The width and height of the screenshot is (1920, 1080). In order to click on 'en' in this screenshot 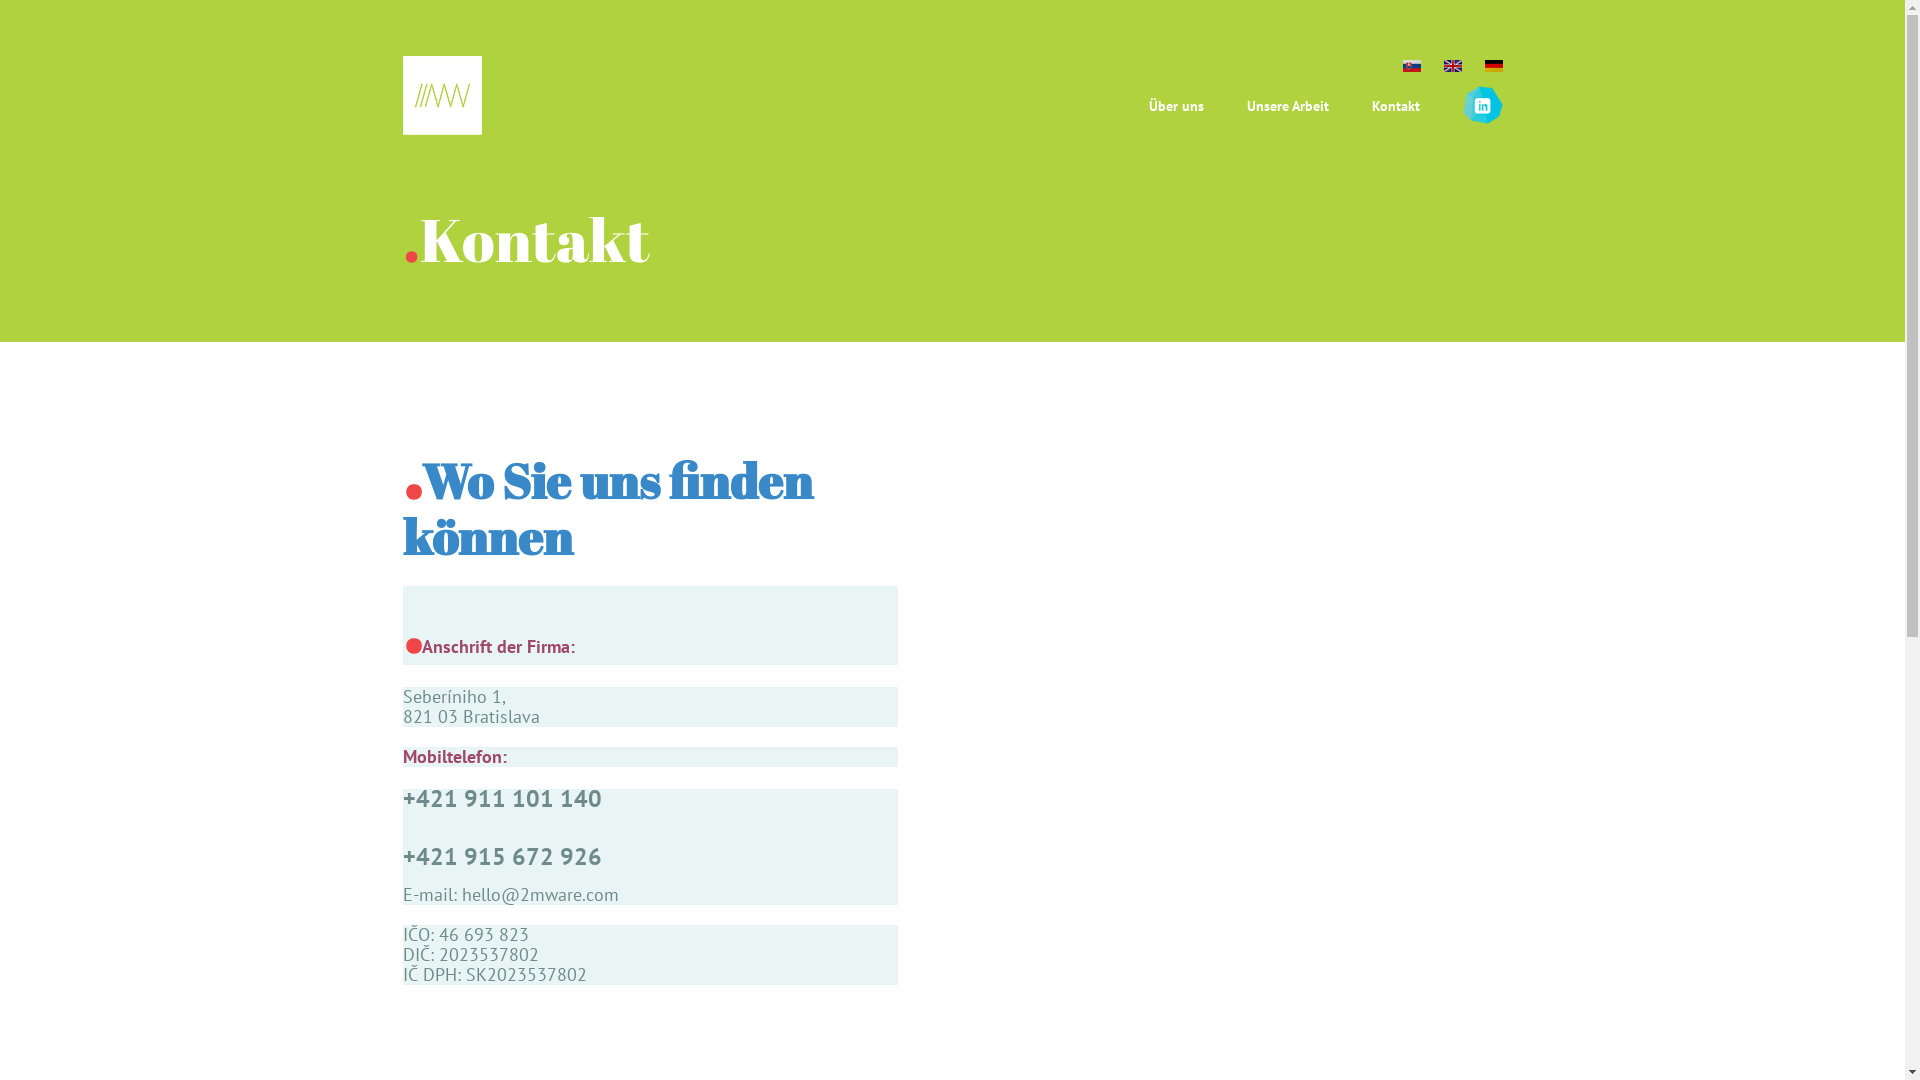, I will do `click(1453, 64)`.